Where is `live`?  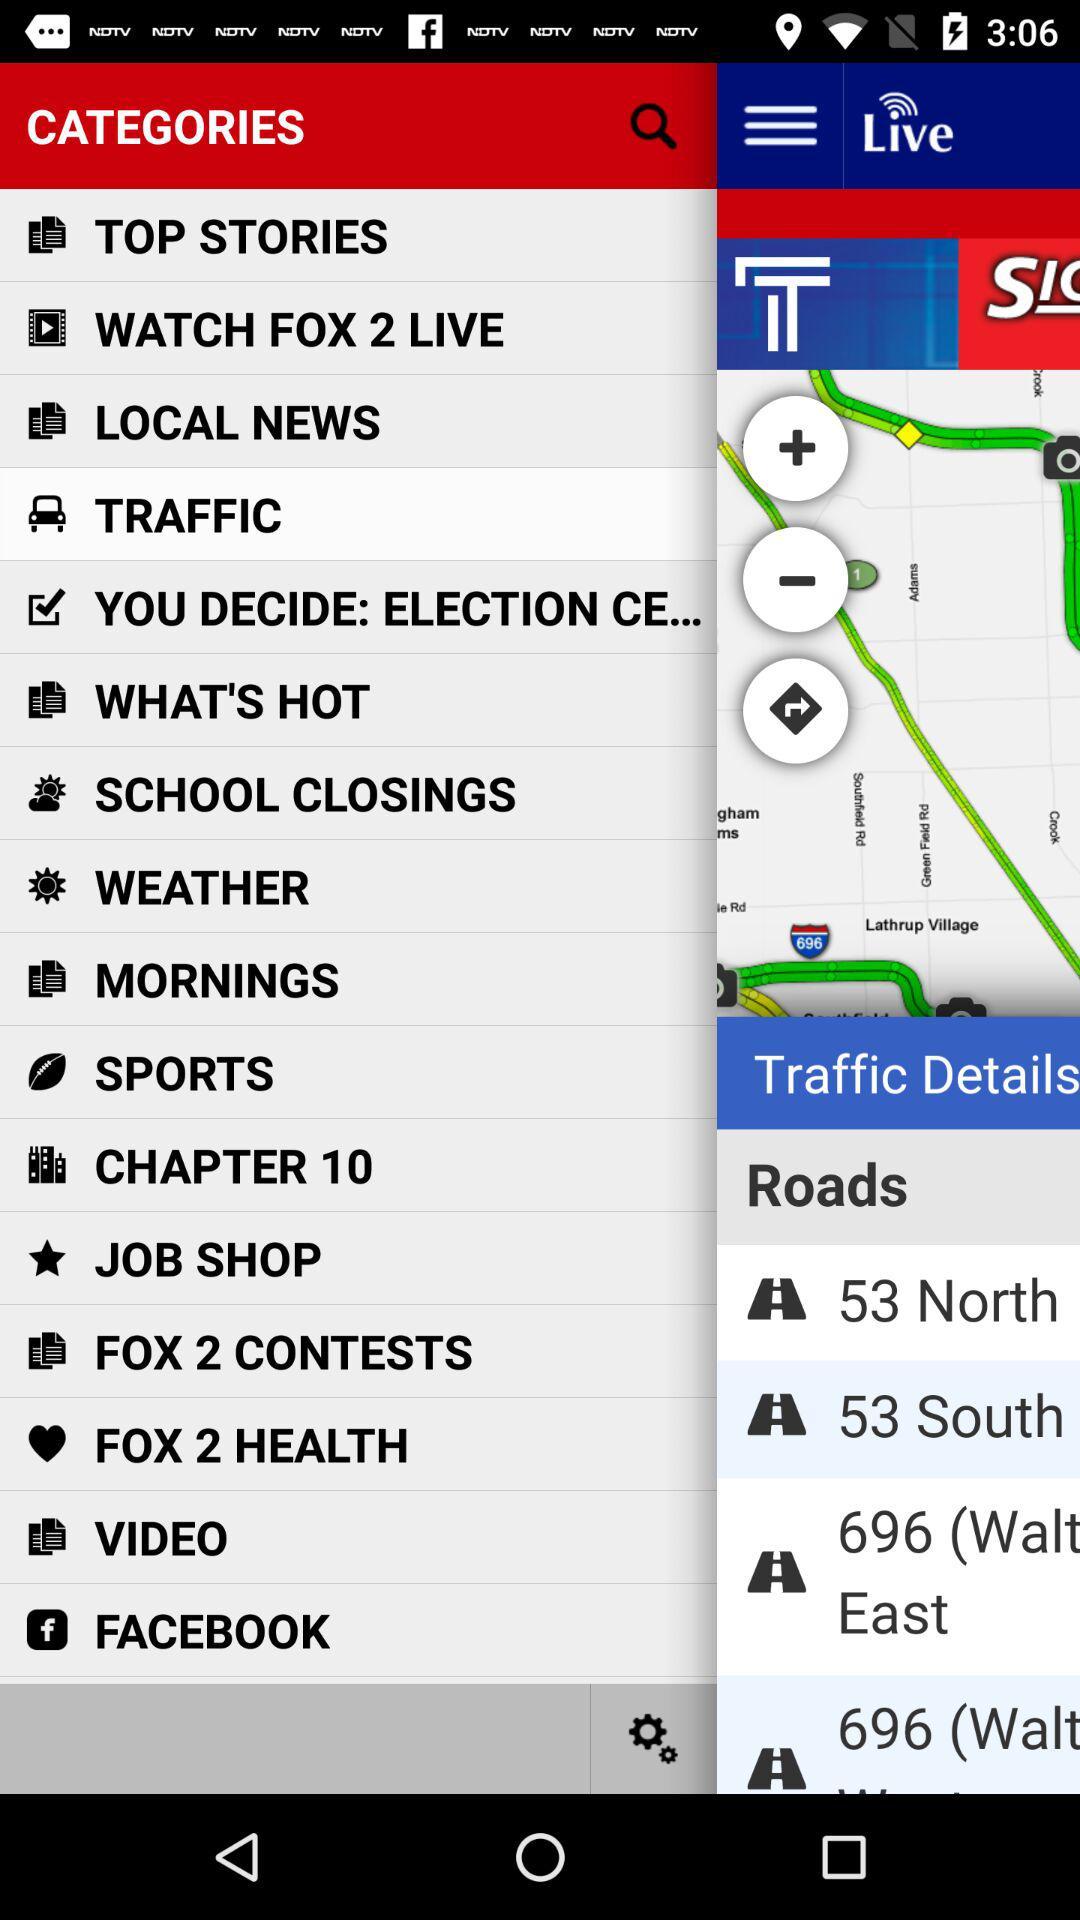
live is located at coordinates (906, 124).